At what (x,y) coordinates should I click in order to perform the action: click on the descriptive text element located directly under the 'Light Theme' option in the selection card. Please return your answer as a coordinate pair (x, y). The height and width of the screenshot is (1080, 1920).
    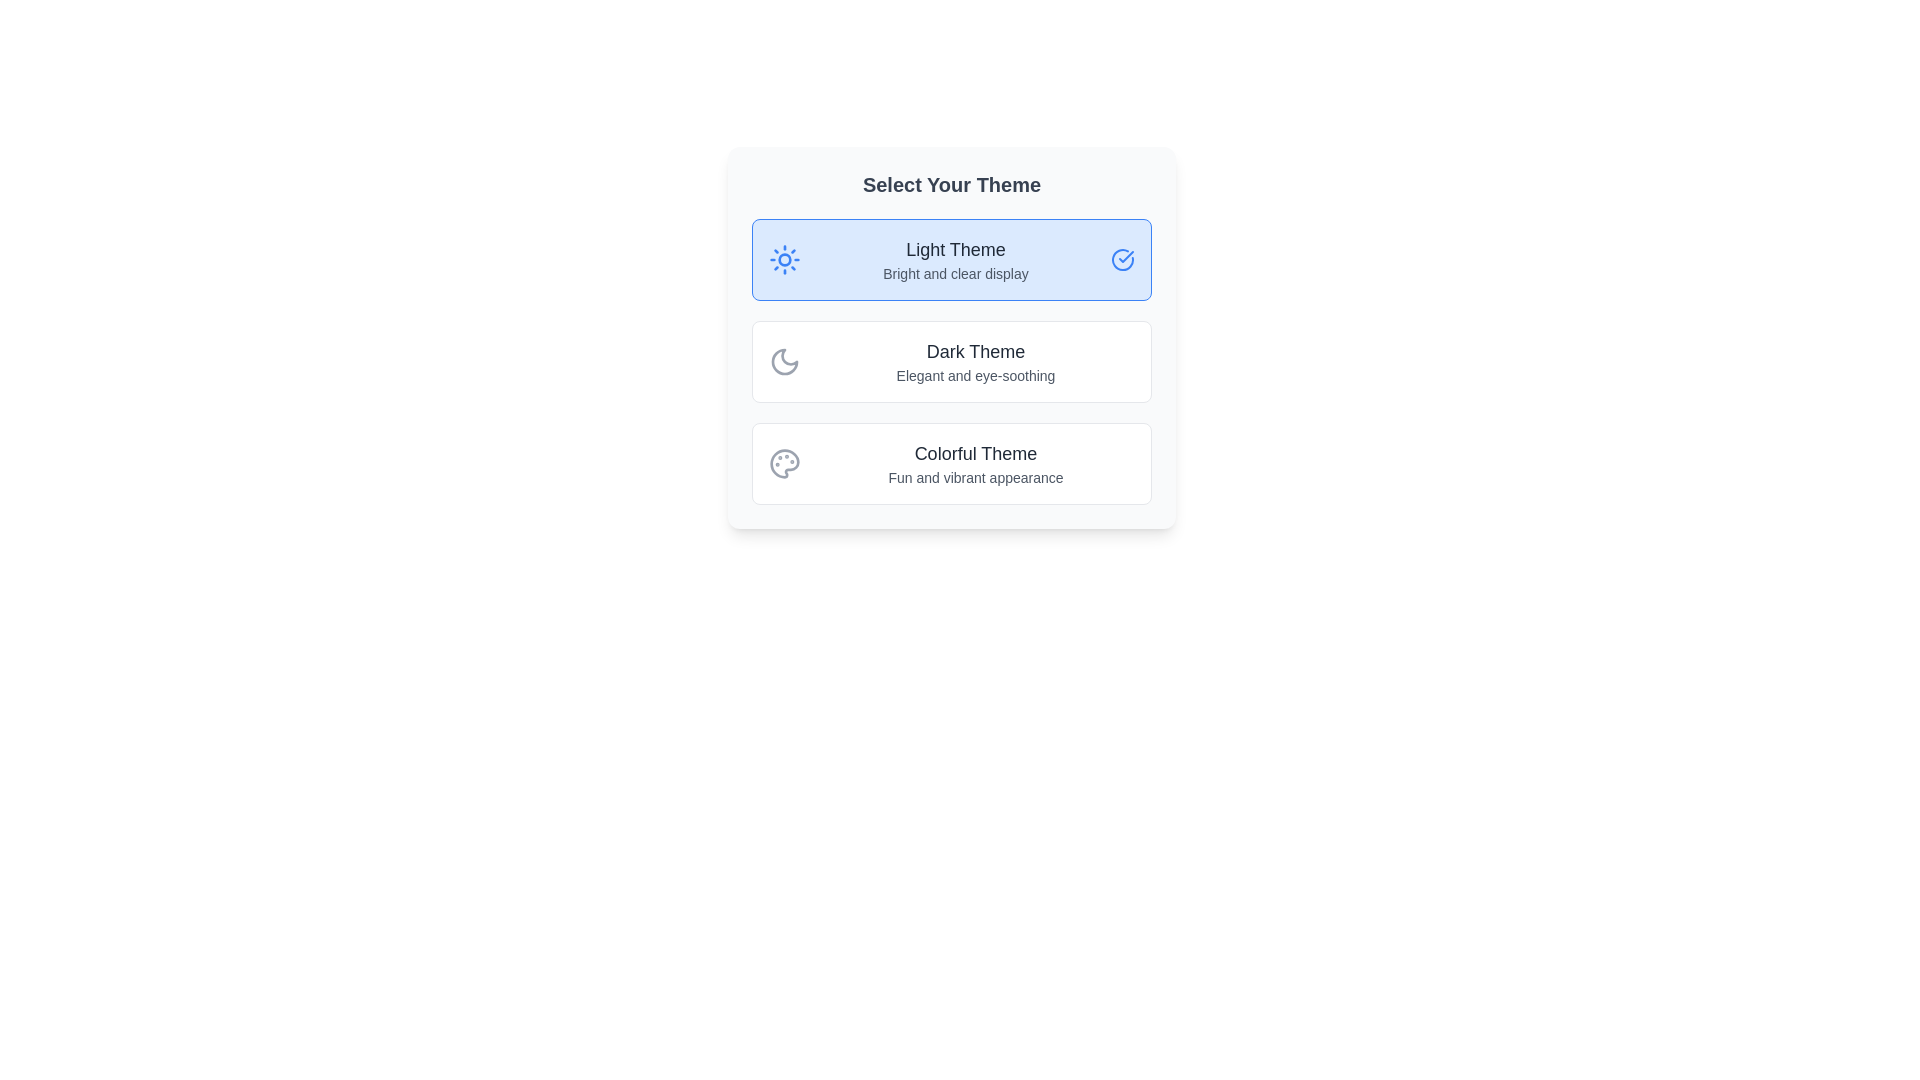
    Looking at the image, I should click on (954, 273).